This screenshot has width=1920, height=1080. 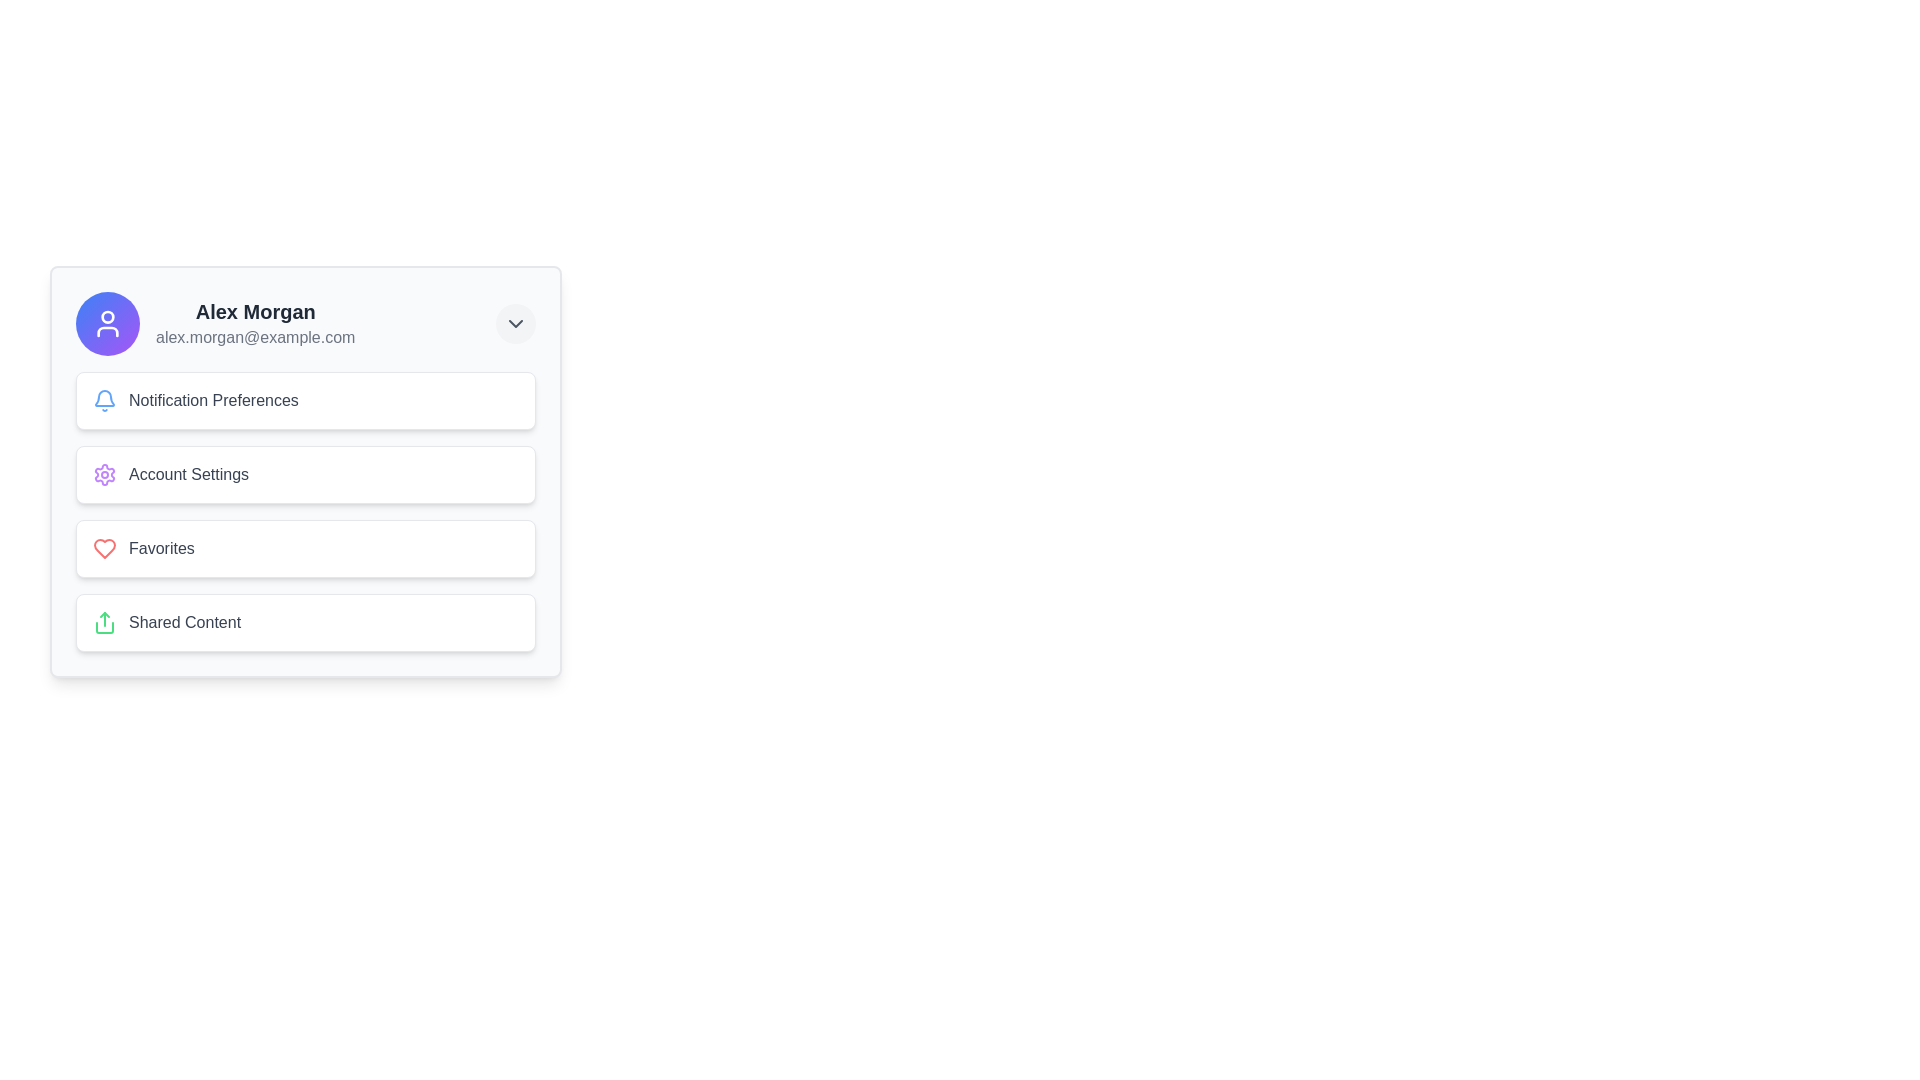 I want to click on the green share icon located to the left of the 'Shared Content' text in the fourth item of the main vertical list, so click(x=104, y=622).